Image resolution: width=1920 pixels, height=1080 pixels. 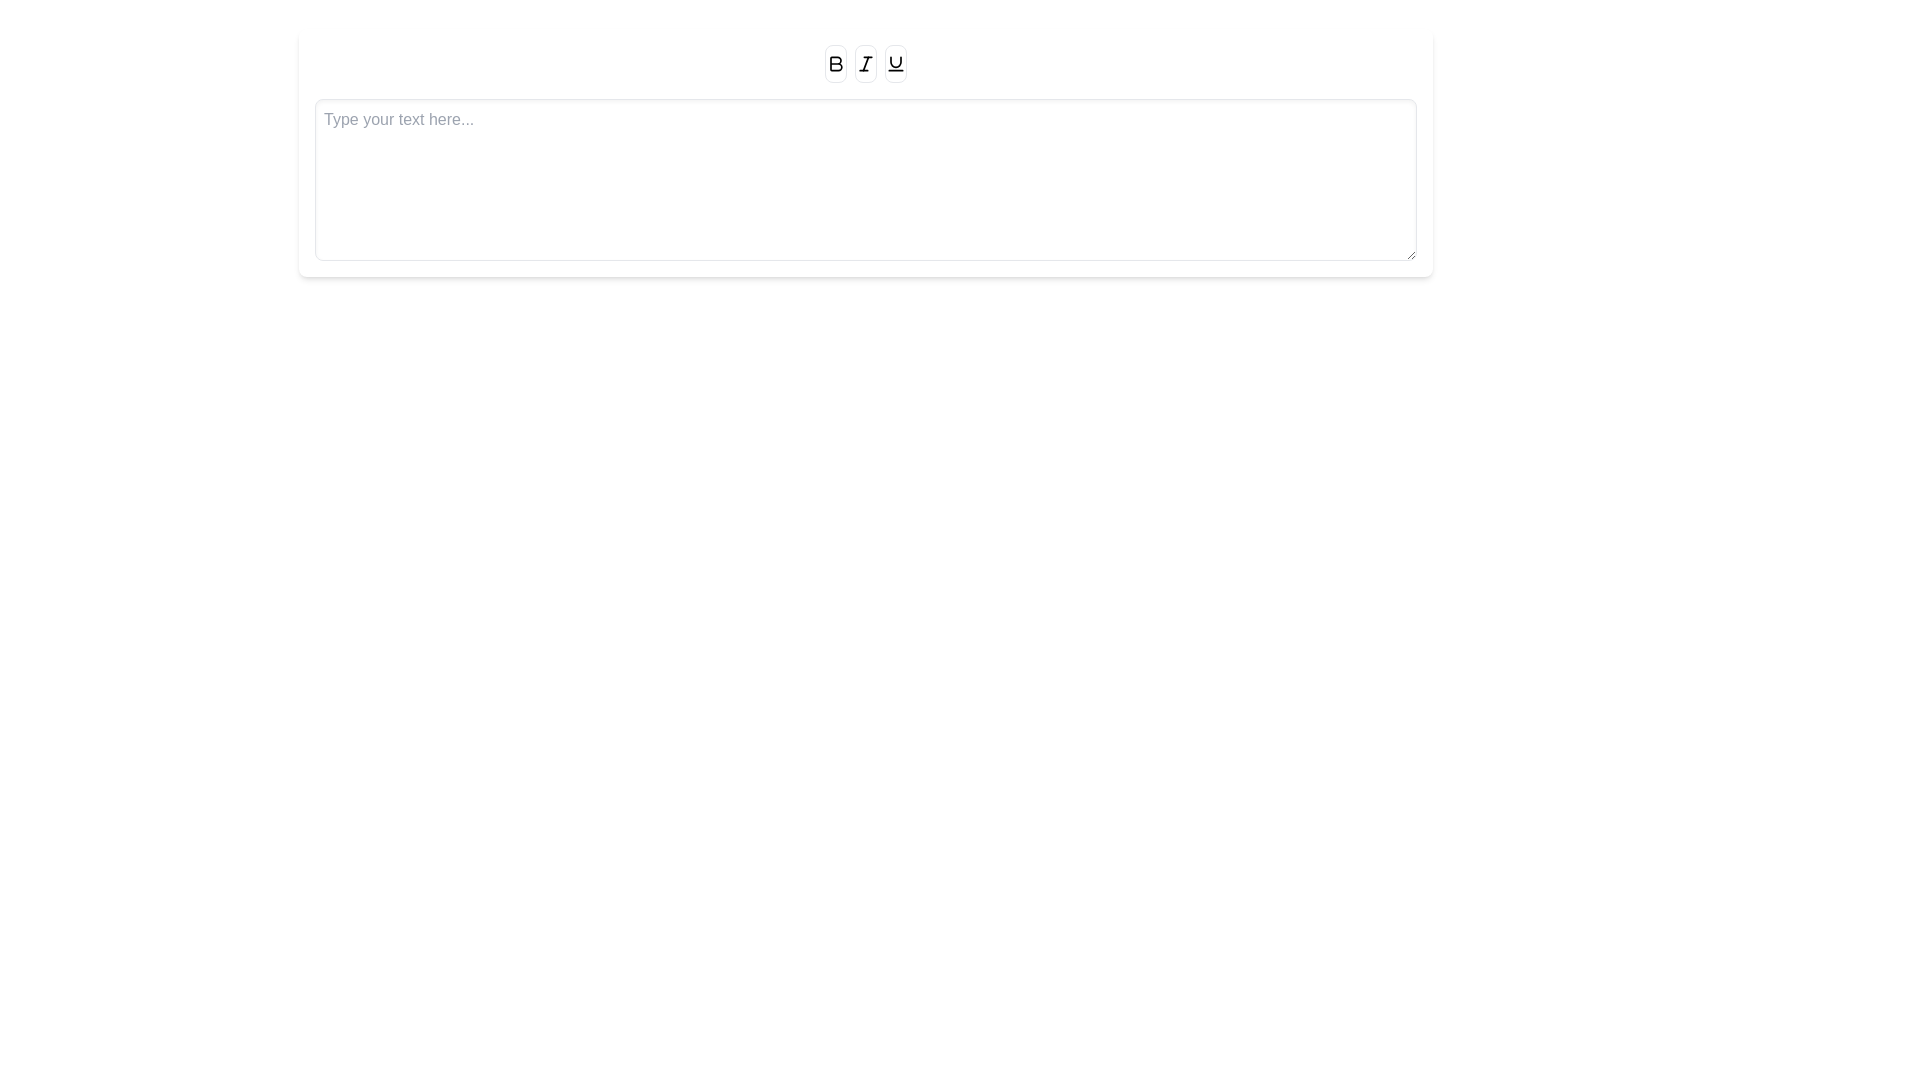 What do you see at coordinates (865, 63) in the screenshot?
I see `the italic formatting button located between the bold 'B' button and the underlined 'U' button` at bounding box center [865, 63].